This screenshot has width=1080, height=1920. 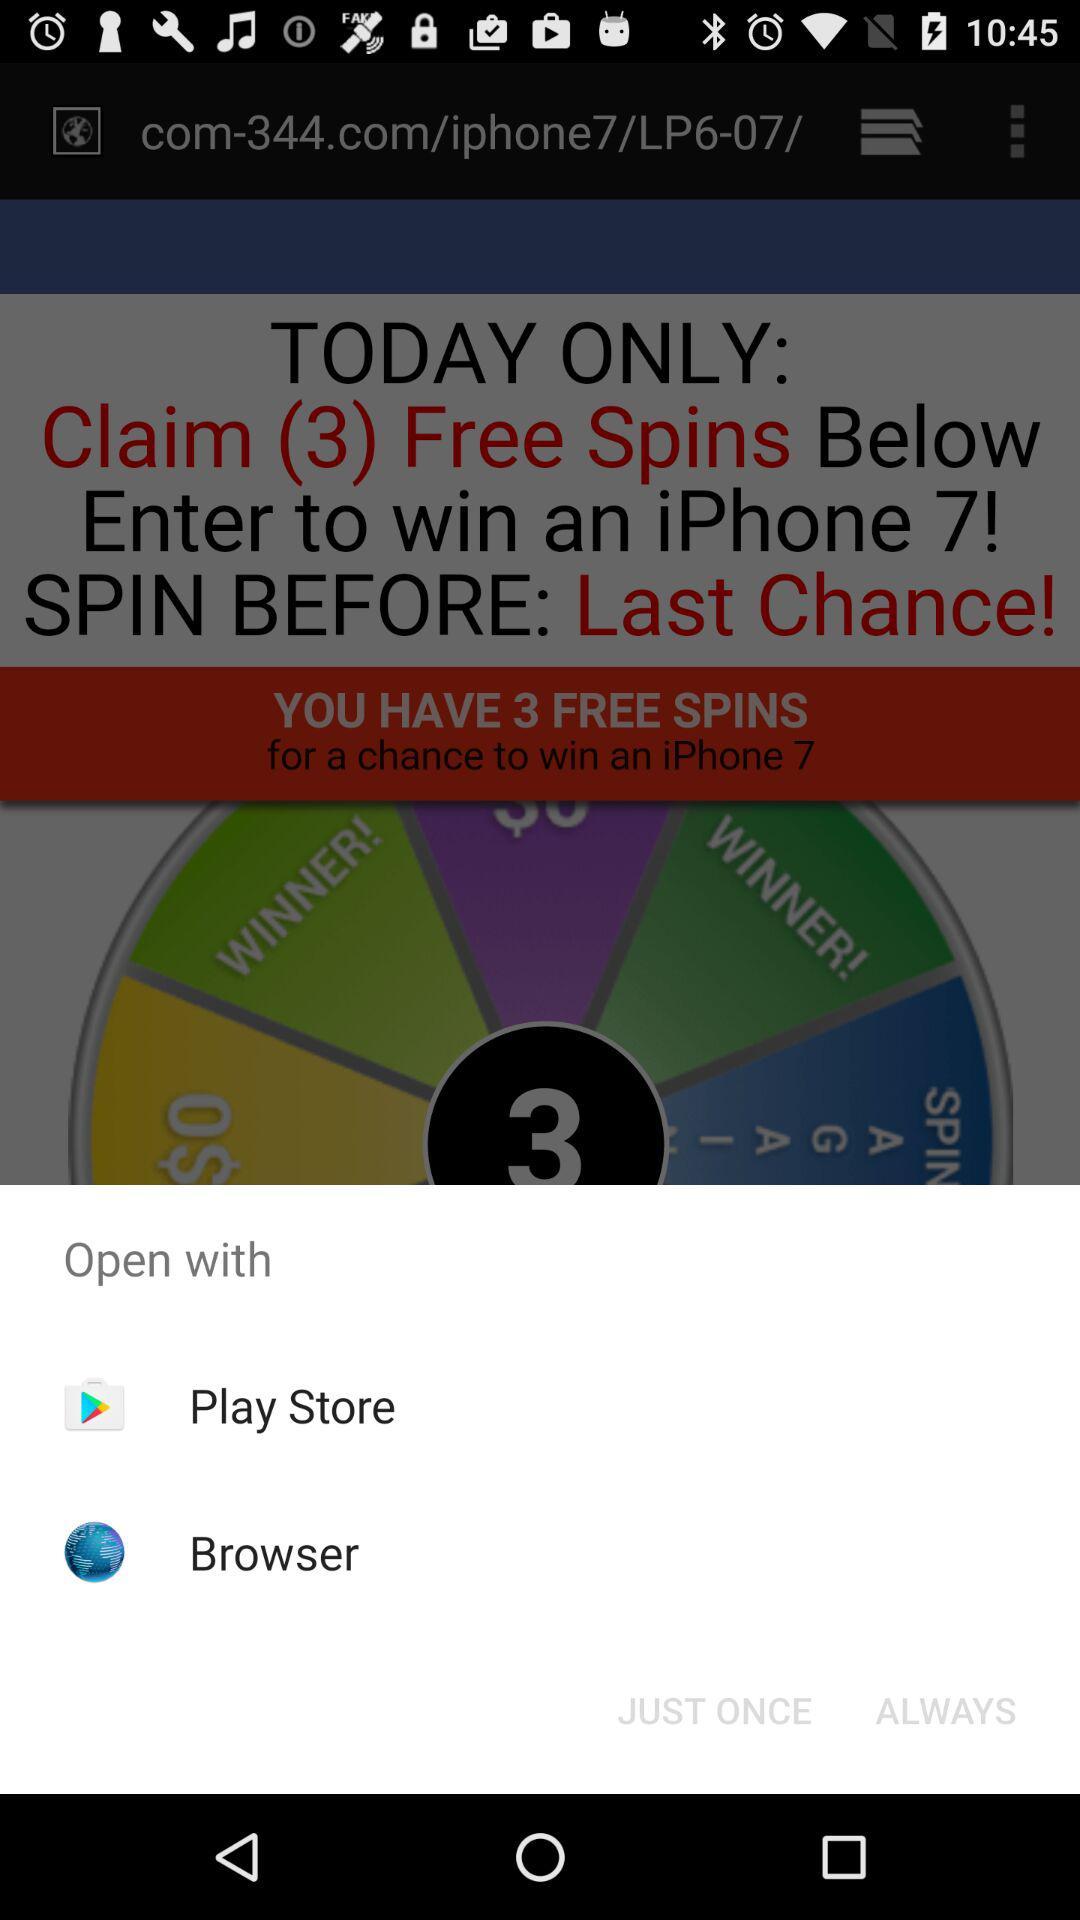 What do you see at coordinates (945, 1708) in the screenshot?
I see `the button at the bottom right corner` at bounding box center [945, 1708].